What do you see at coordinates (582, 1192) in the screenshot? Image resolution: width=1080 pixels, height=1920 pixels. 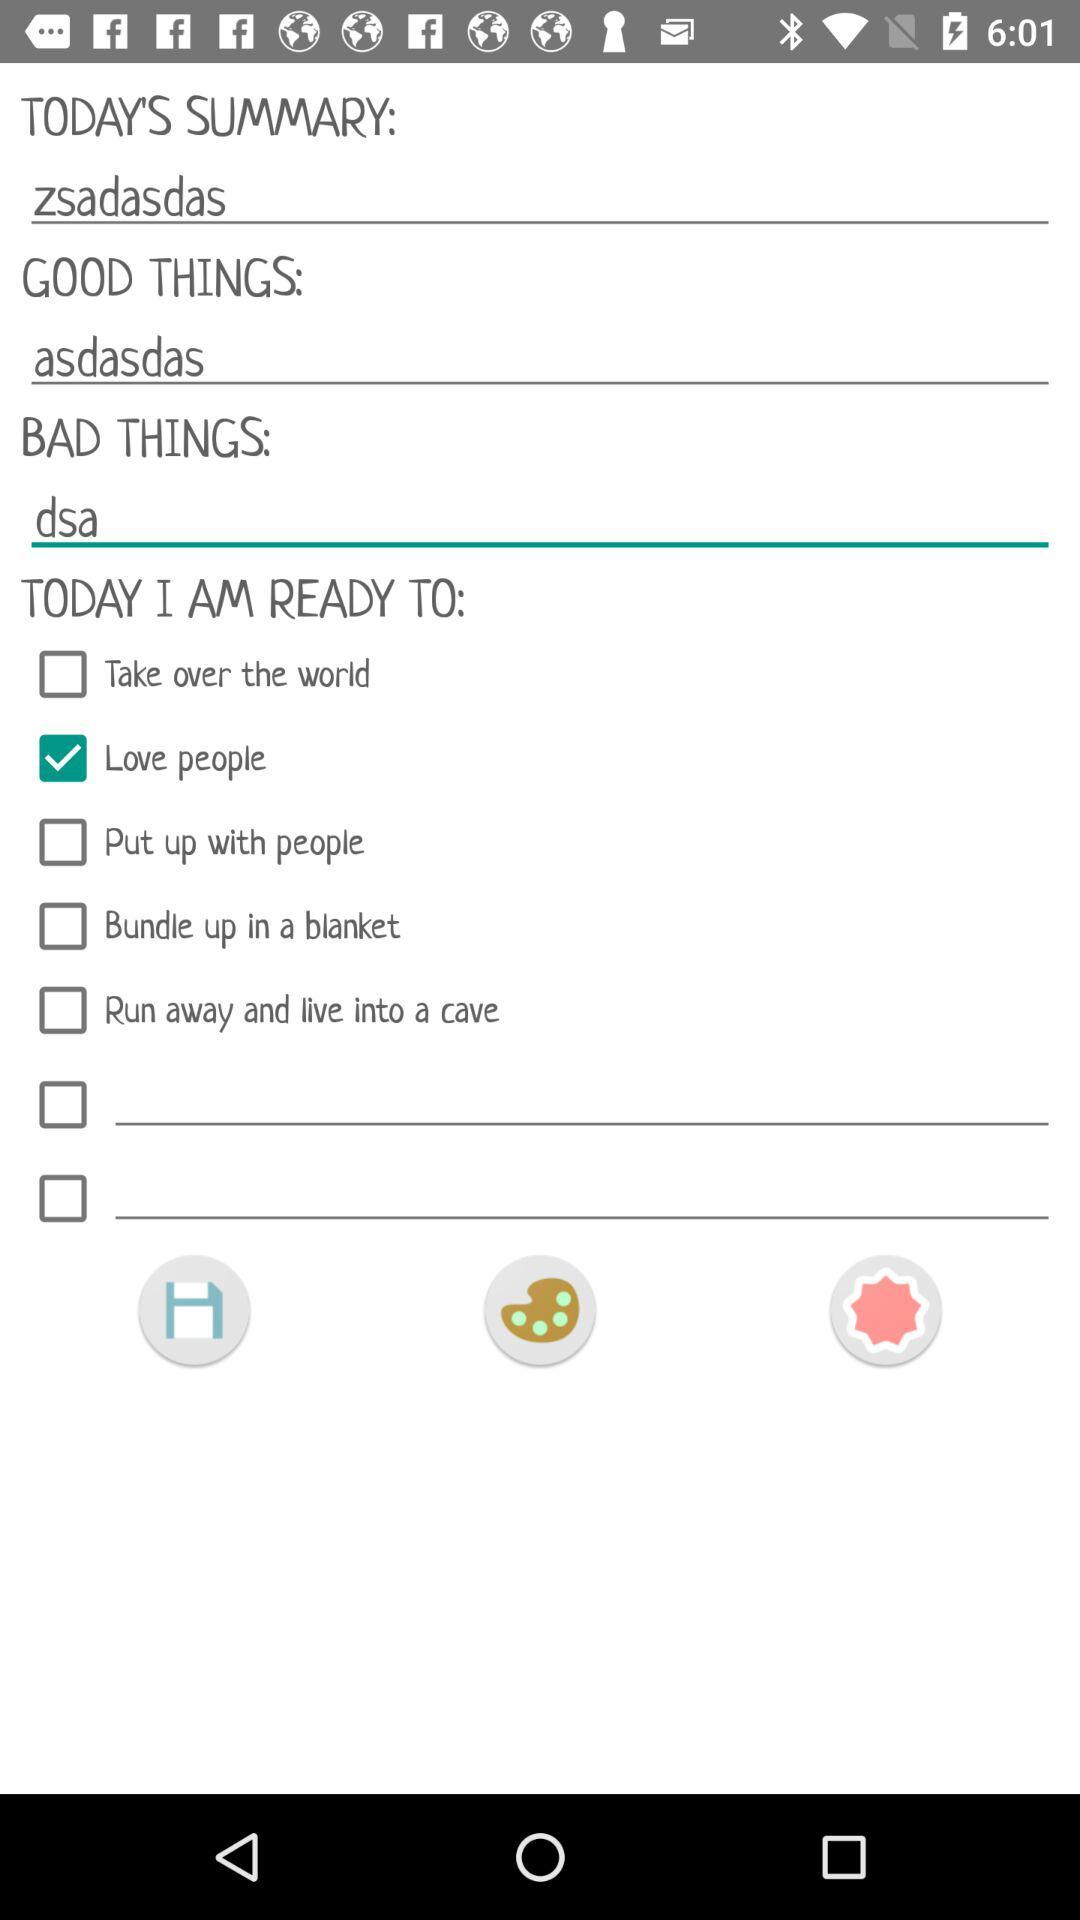 I see `to list` at bounding box center [582, 1192].